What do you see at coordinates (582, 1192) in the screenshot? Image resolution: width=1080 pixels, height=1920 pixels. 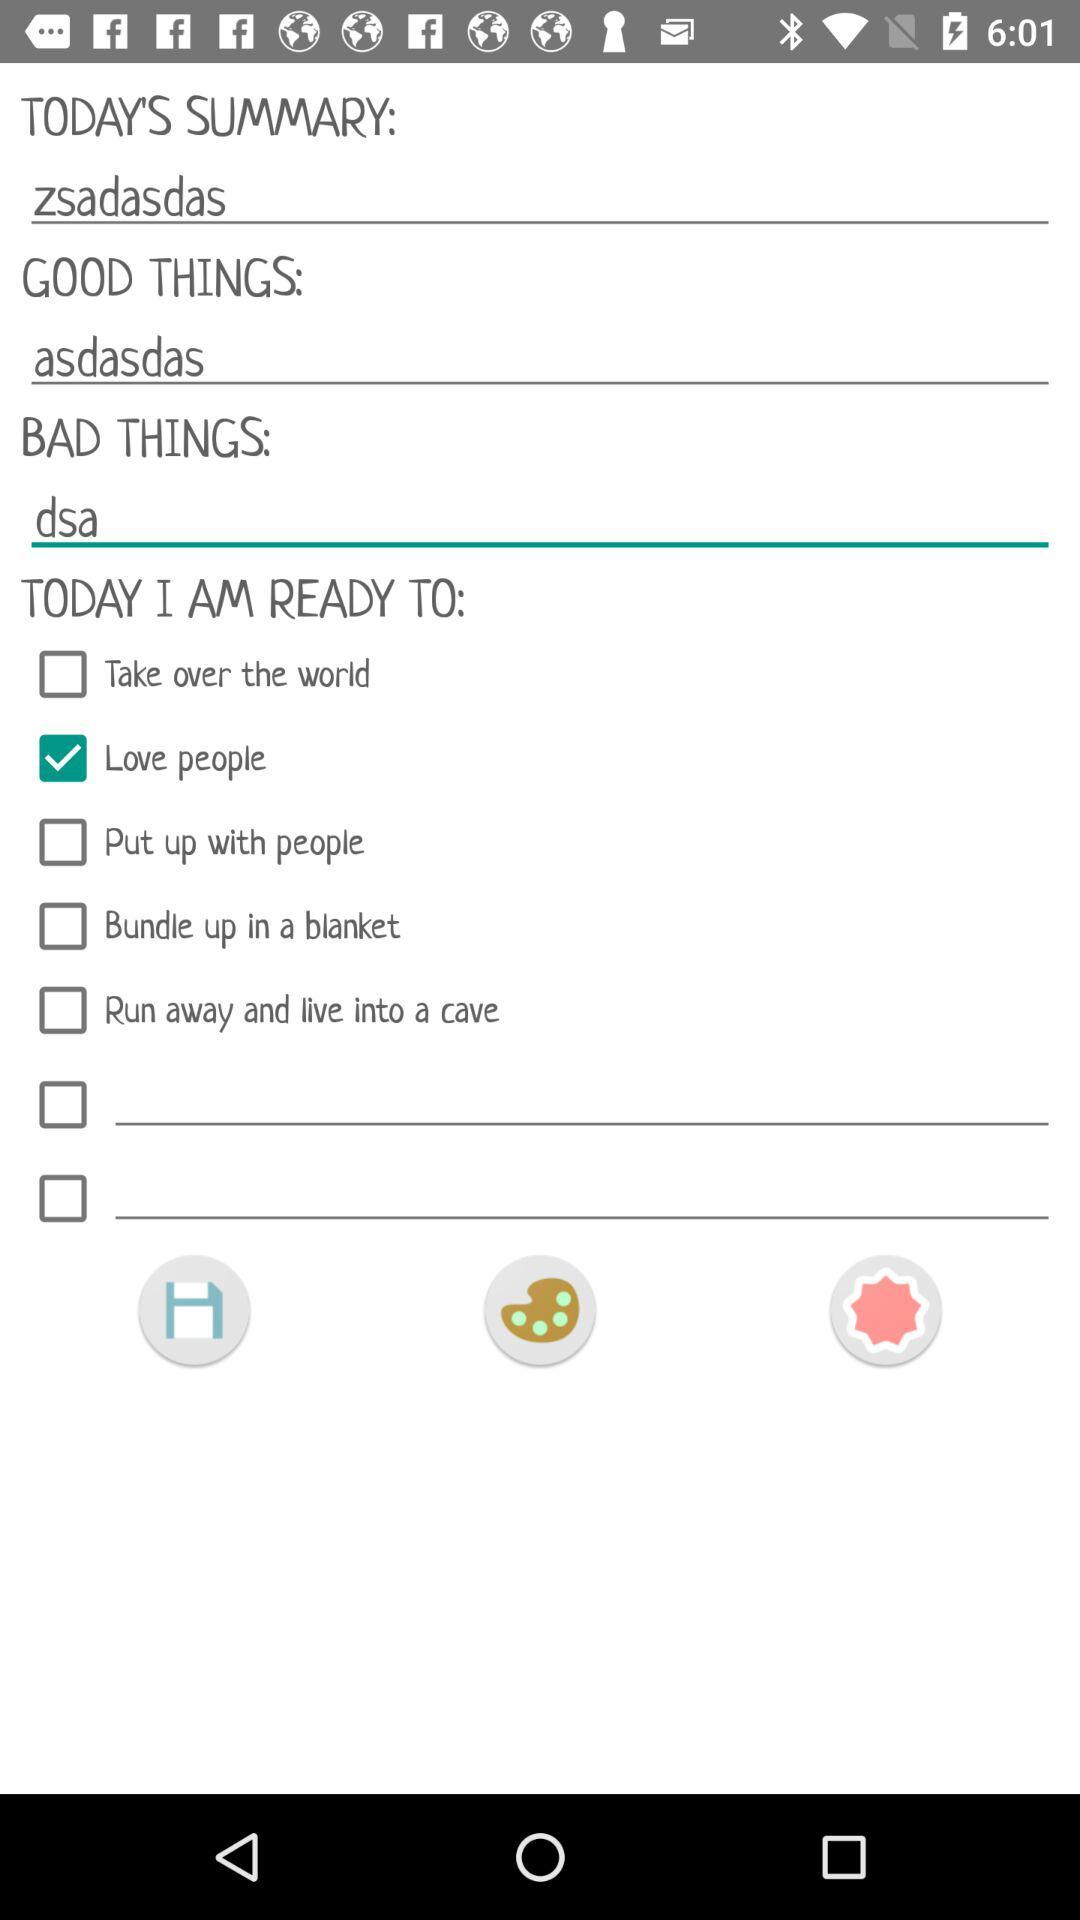 I see `to list` at bounding box center [582, 1192].